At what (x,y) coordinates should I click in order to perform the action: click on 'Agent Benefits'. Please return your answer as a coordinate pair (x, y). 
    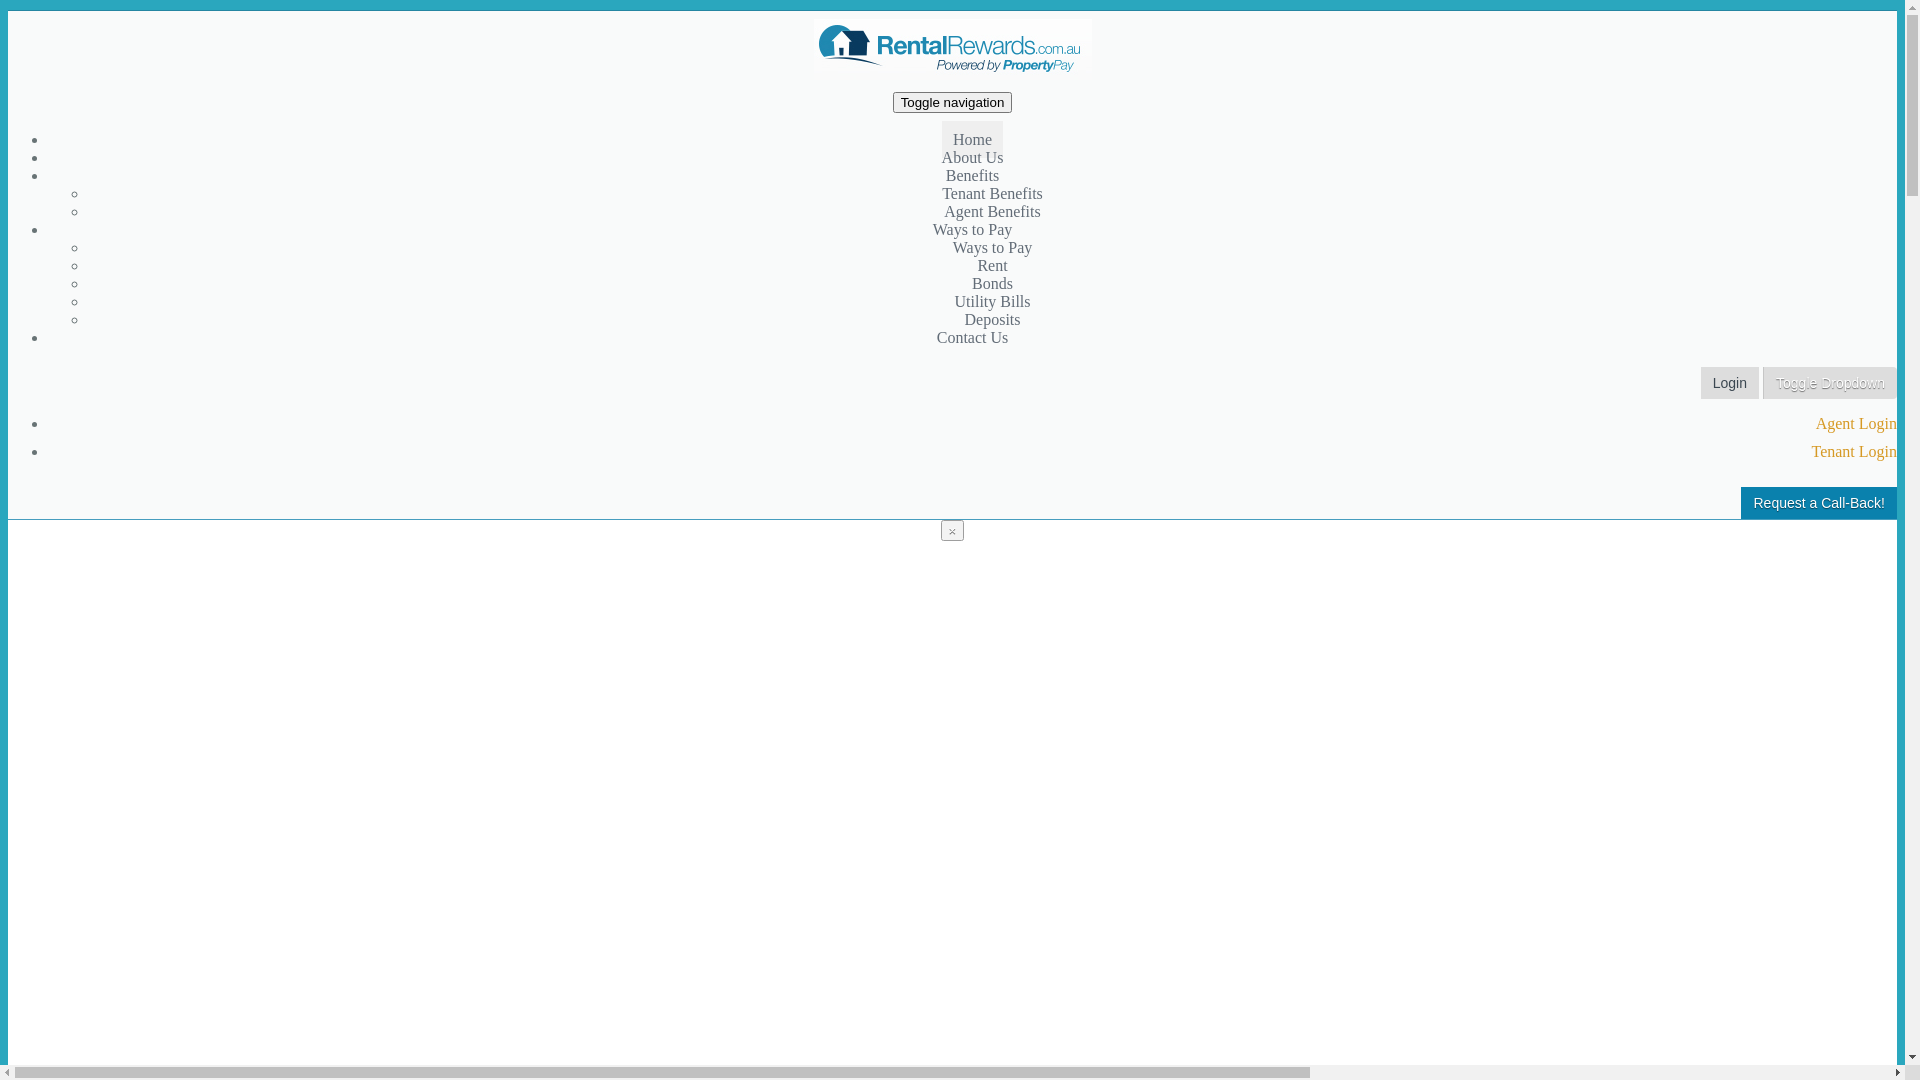
    Looking at the image, I should click on (992, 211).